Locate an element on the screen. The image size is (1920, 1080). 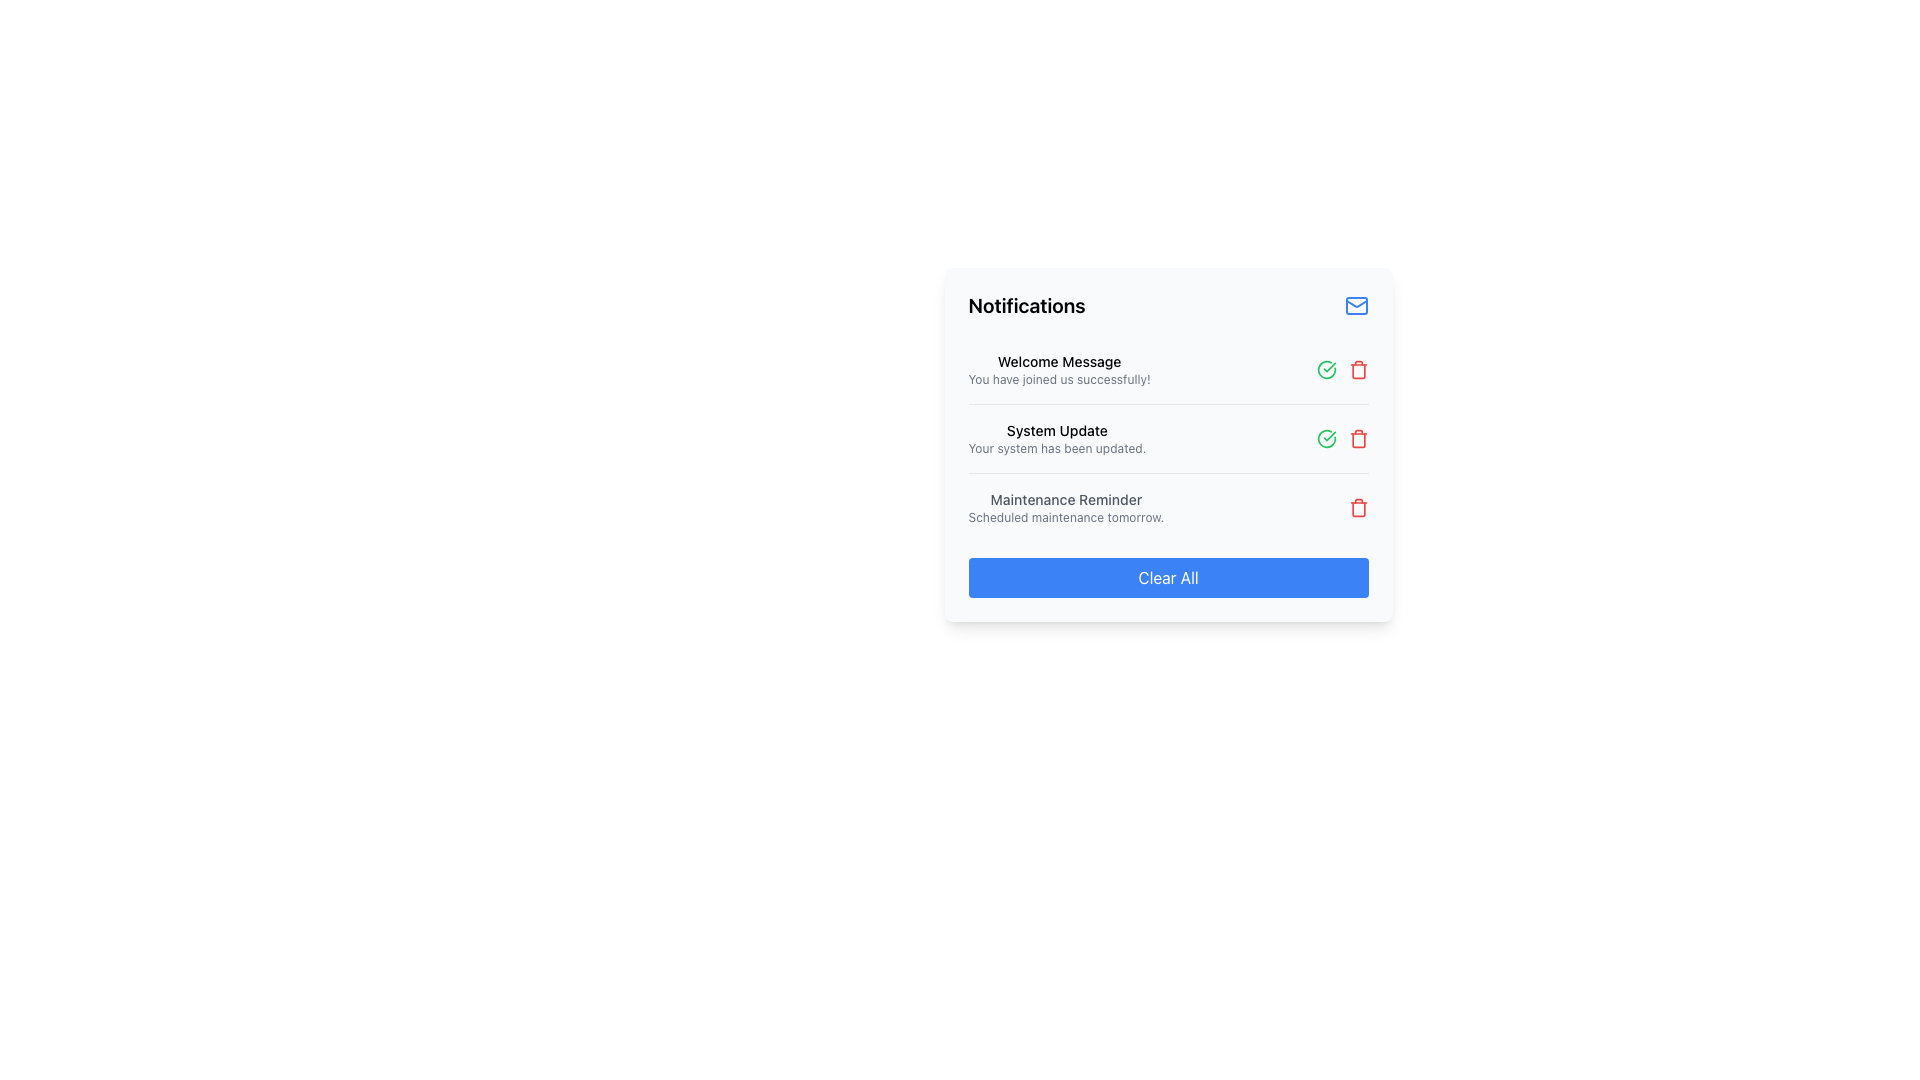
the bold 'System Update' text label, which is the title of the second notification in the Notifications panel, positioned between the 'Welcome Message' and 'Maintenance Reminder' is located at coordinates (1056, 430).